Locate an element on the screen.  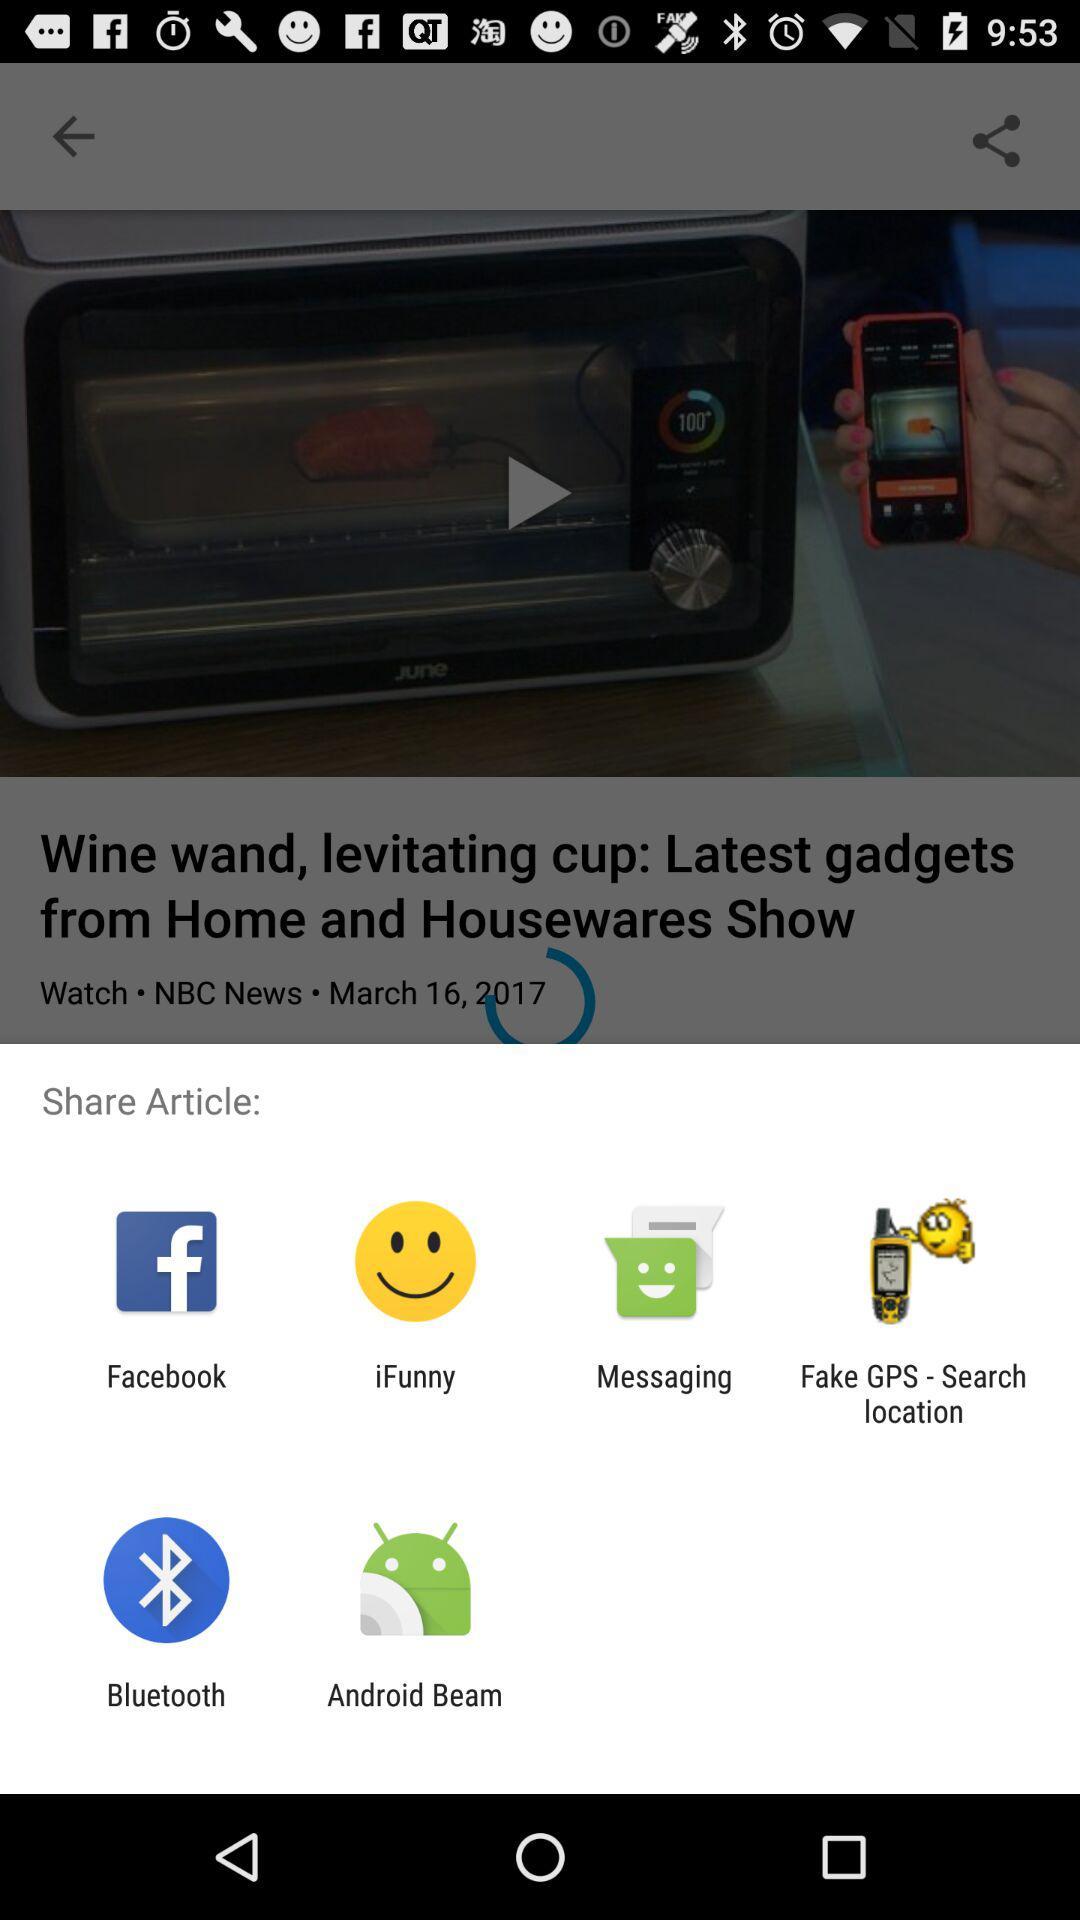
fake gps search item is located at coordinates (913, 1392).